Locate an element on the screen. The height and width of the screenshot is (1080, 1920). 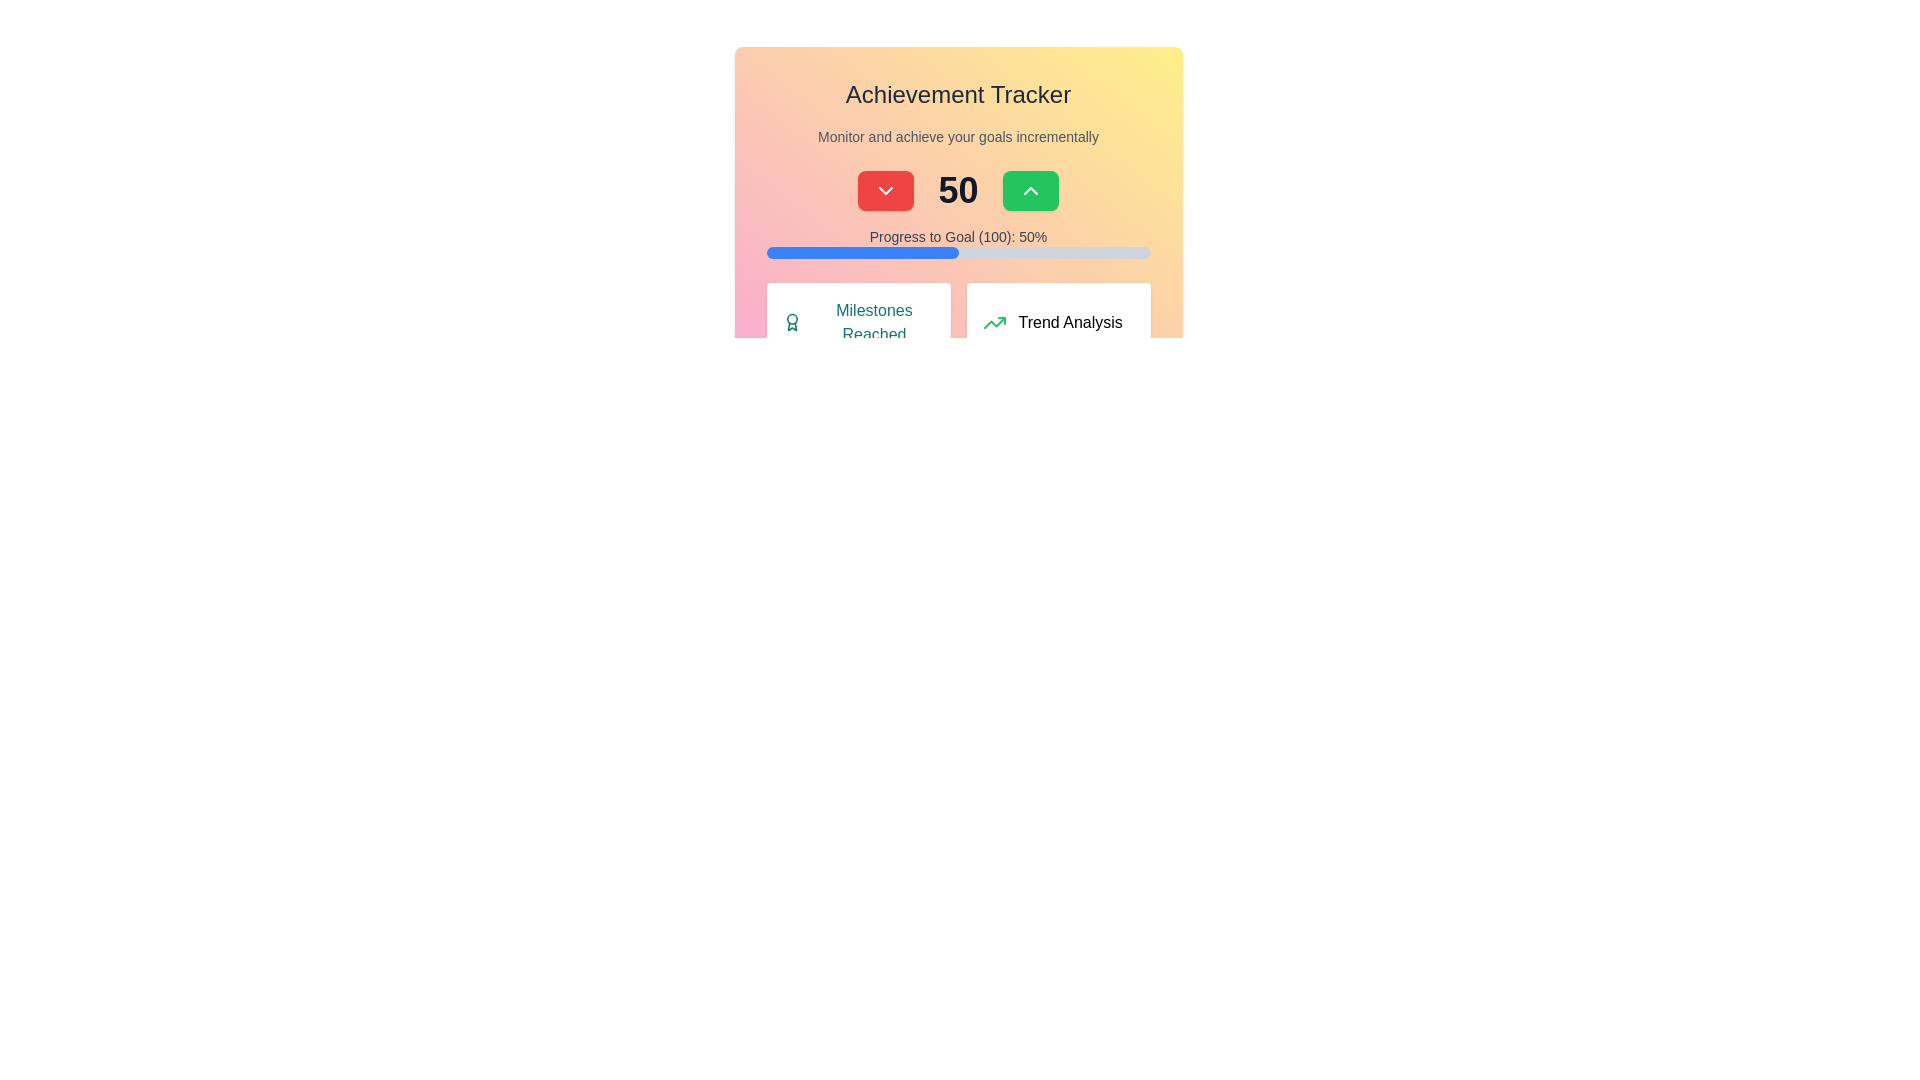
teal medal icon located to the left of the 'Milestones Reached' text in the section with a white background is located at coordinates (791, 322).